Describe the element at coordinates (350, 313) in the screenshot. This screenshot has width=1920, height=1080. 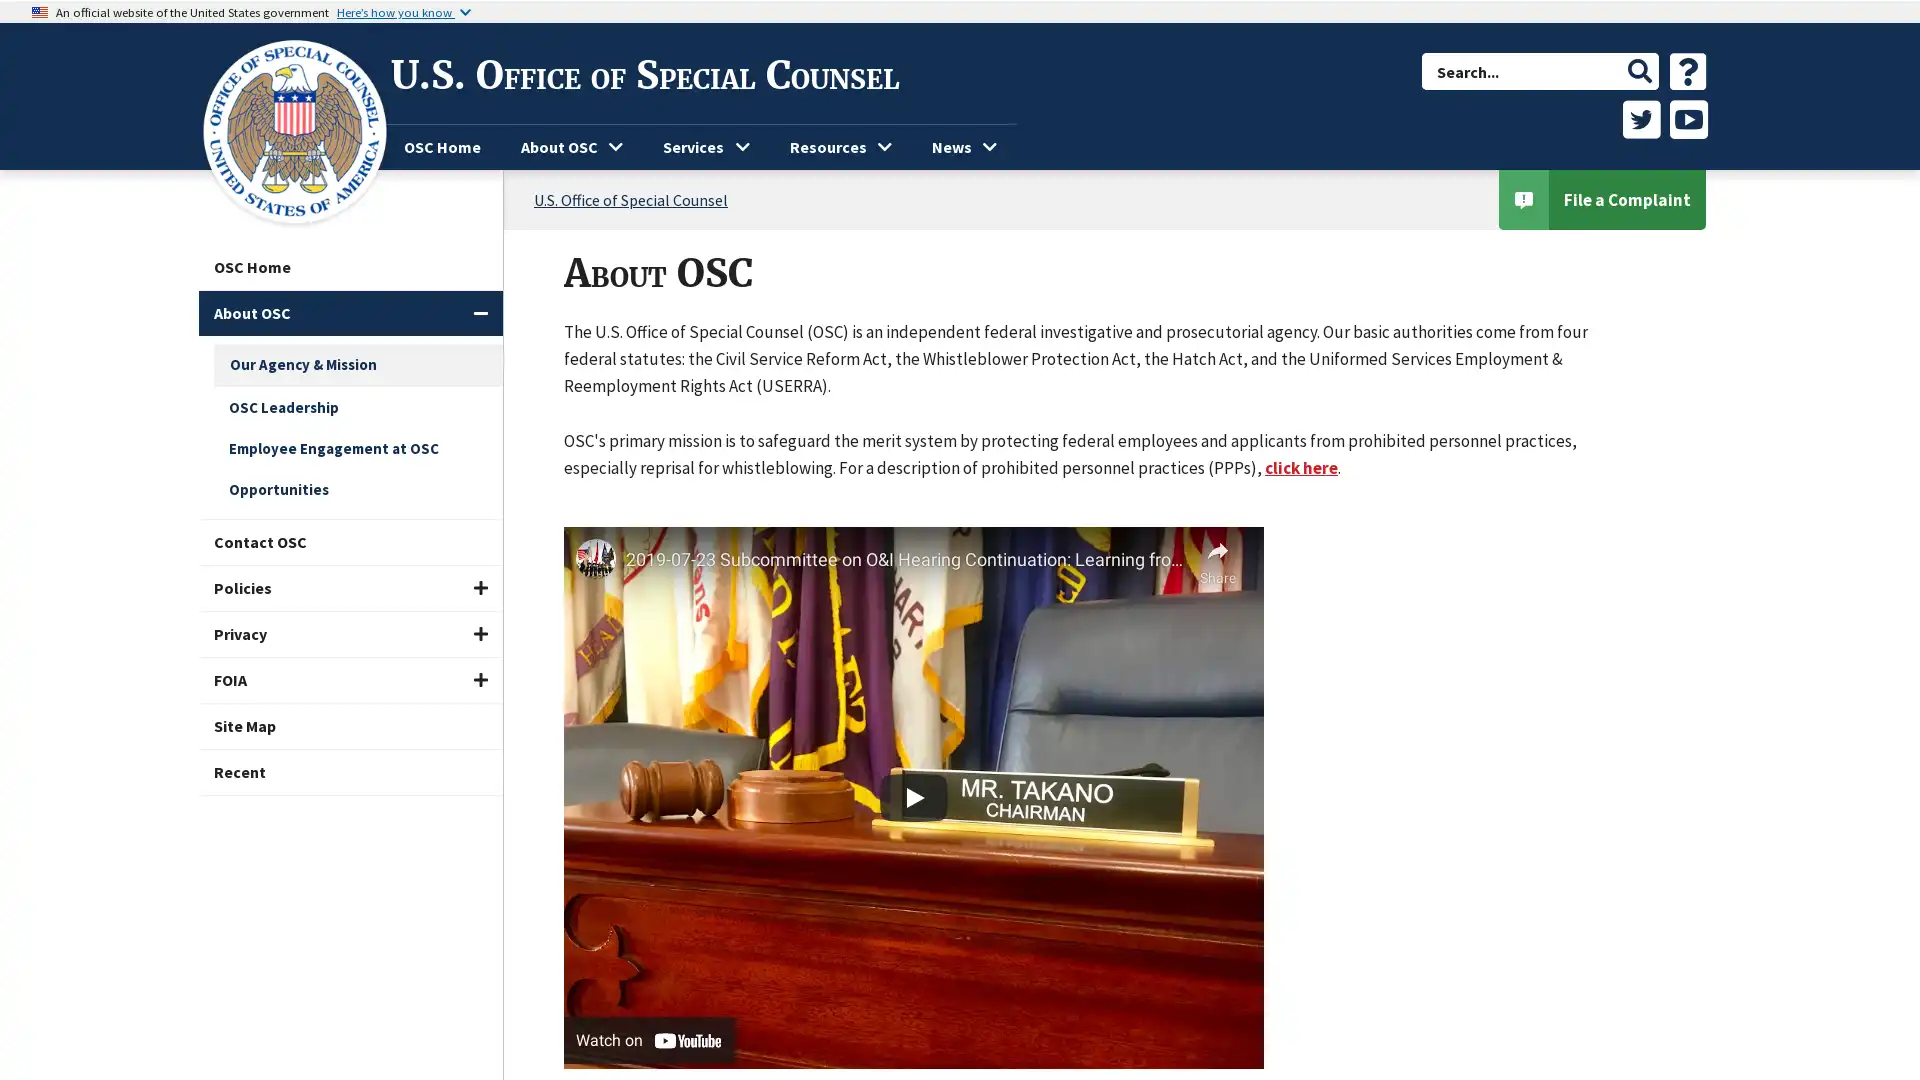
I see `About OSC` at that location.